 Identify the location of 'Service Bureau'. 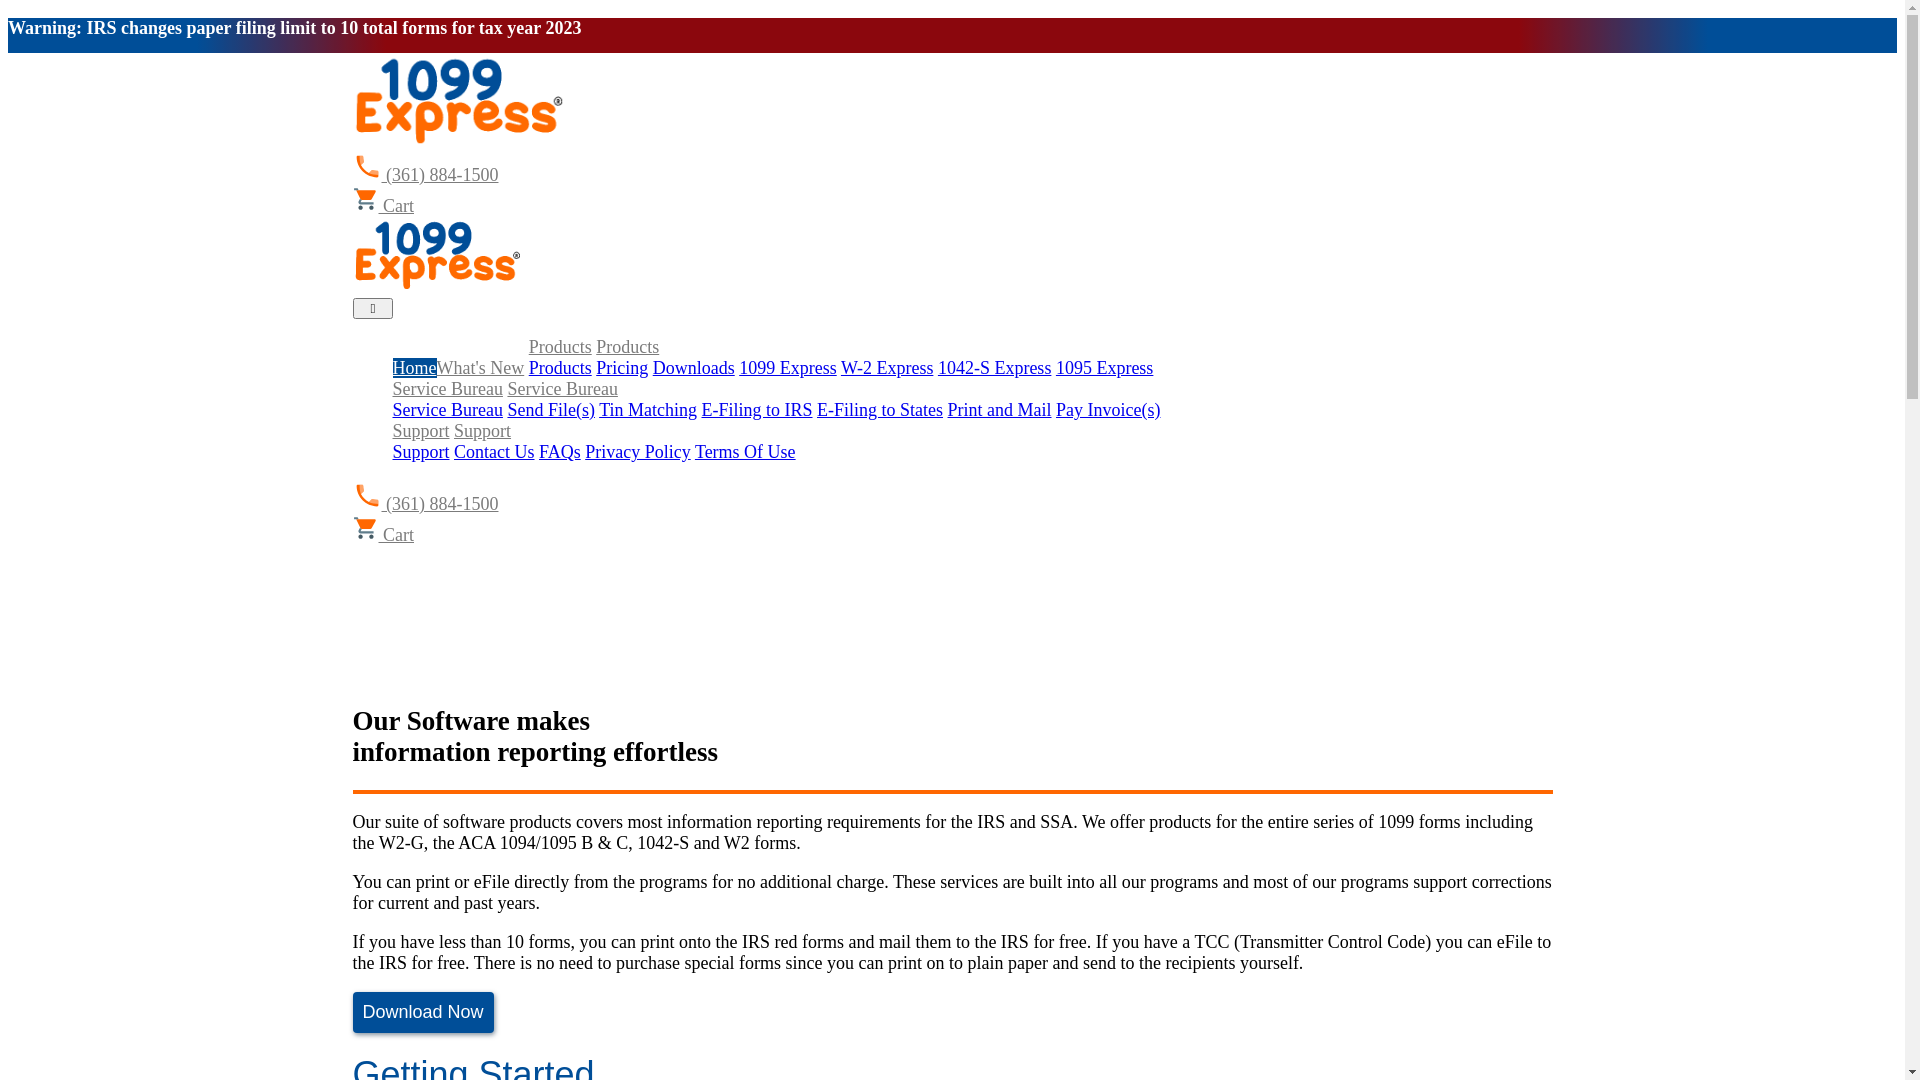
(445, 408).